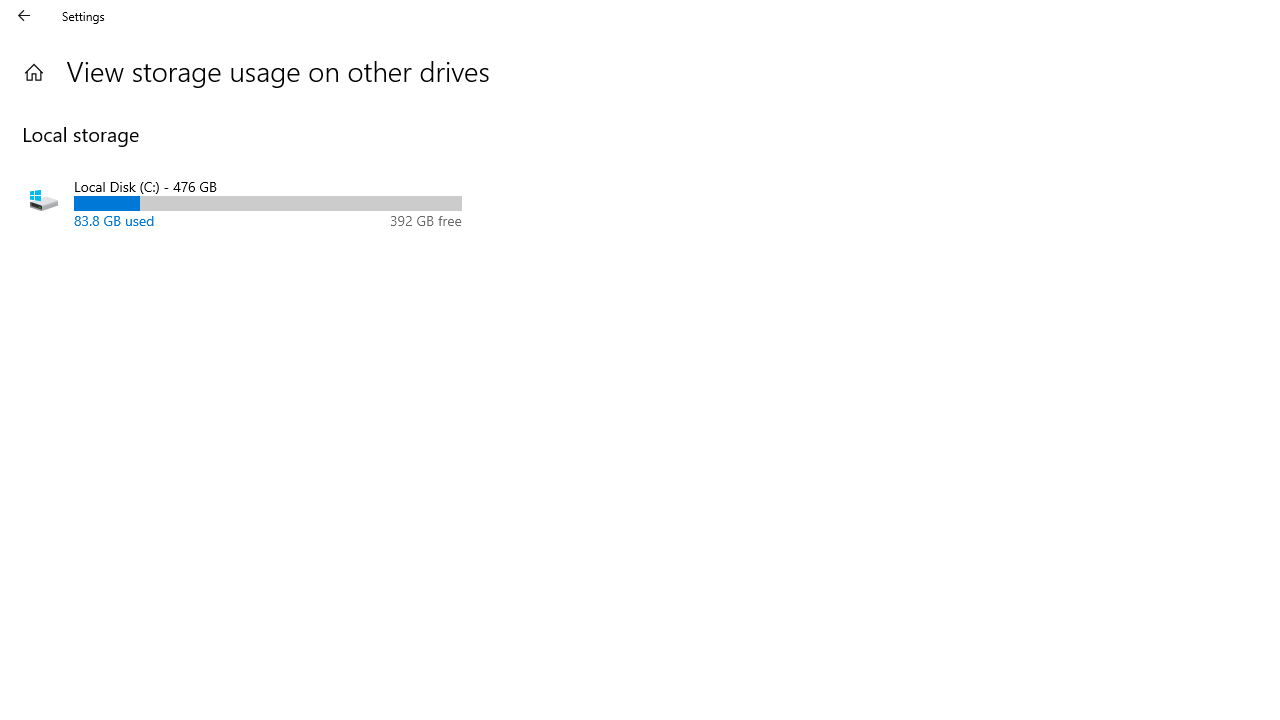 Image resolution: width=1280 pixels, height=720 pixels. What do you see at coordinates (33, 71) in the screenshot?
I see `'Home'` at bounding box center [33, 71].